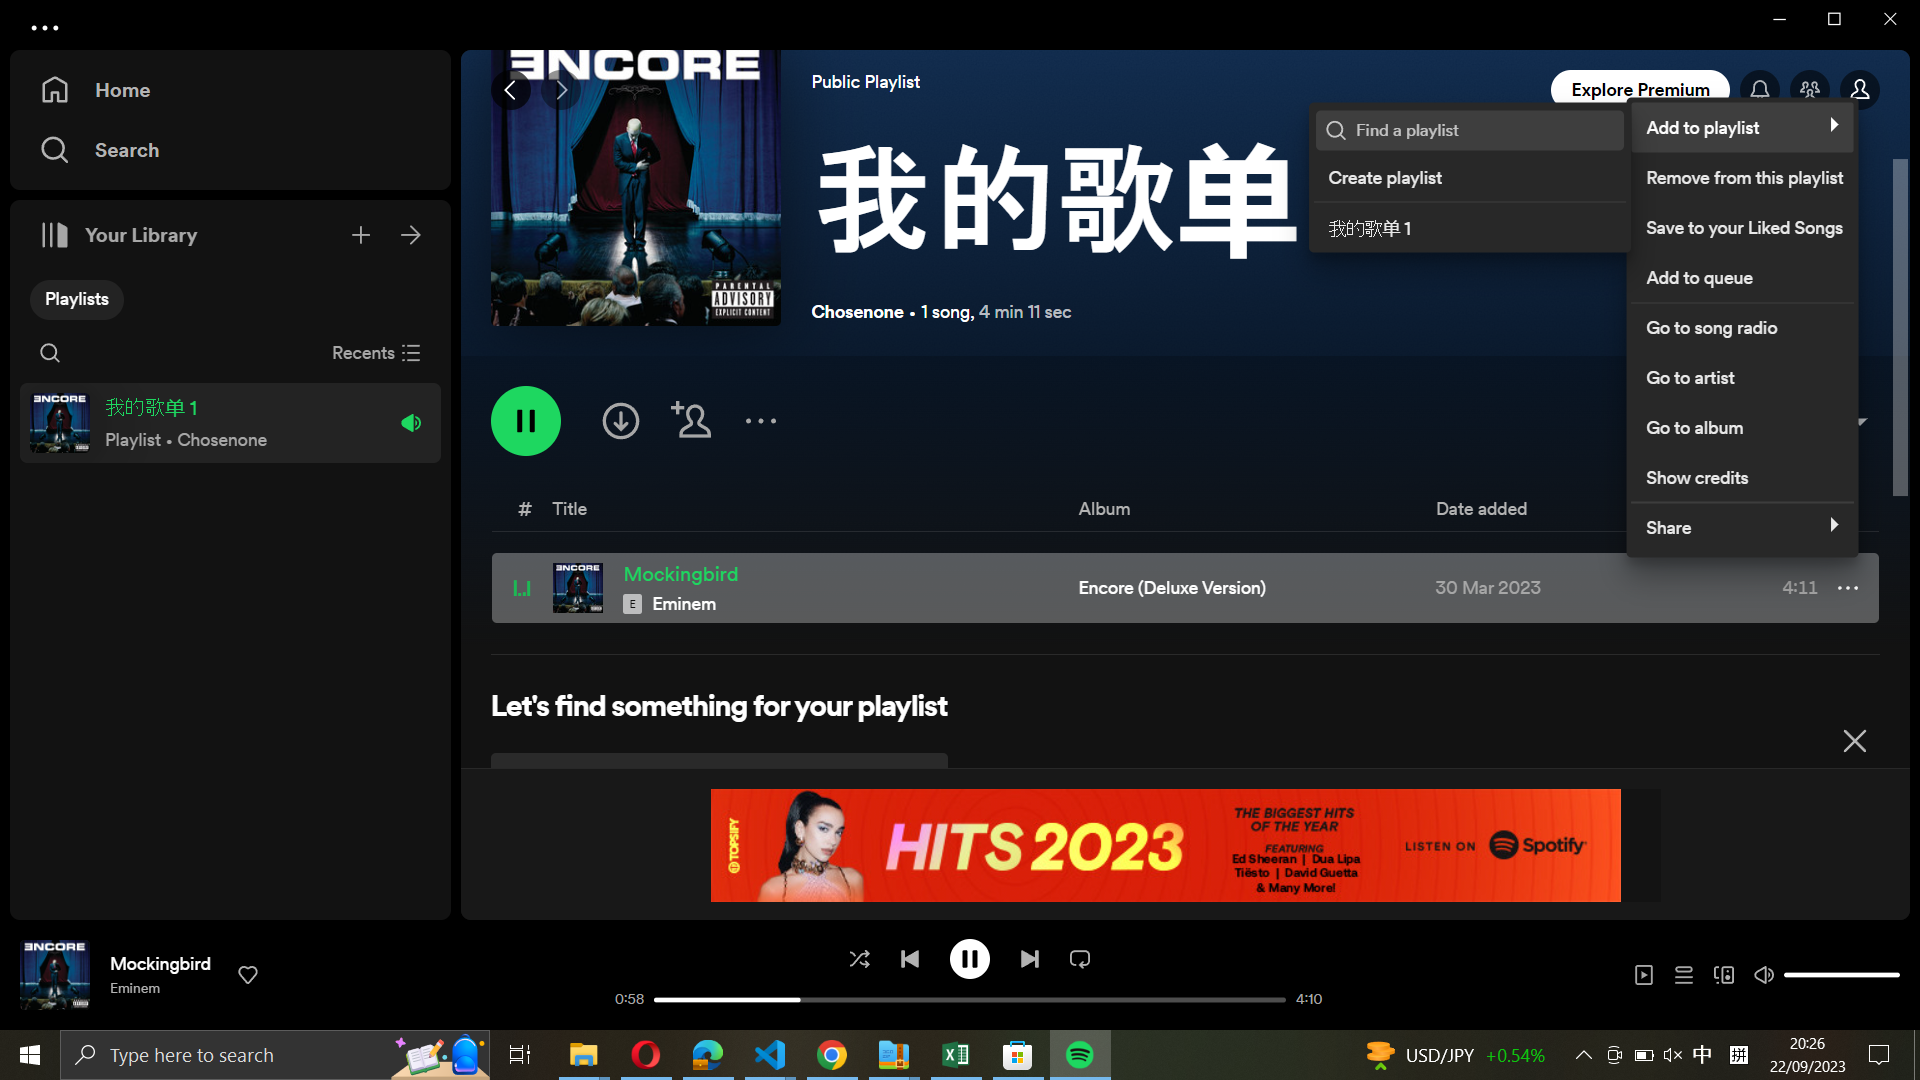 This screenshot has width=1920, height=1080. Describe the element at coordinates (1484, 130) in the screenshot. I see `Locate the playlist I listen to the most` at that location.